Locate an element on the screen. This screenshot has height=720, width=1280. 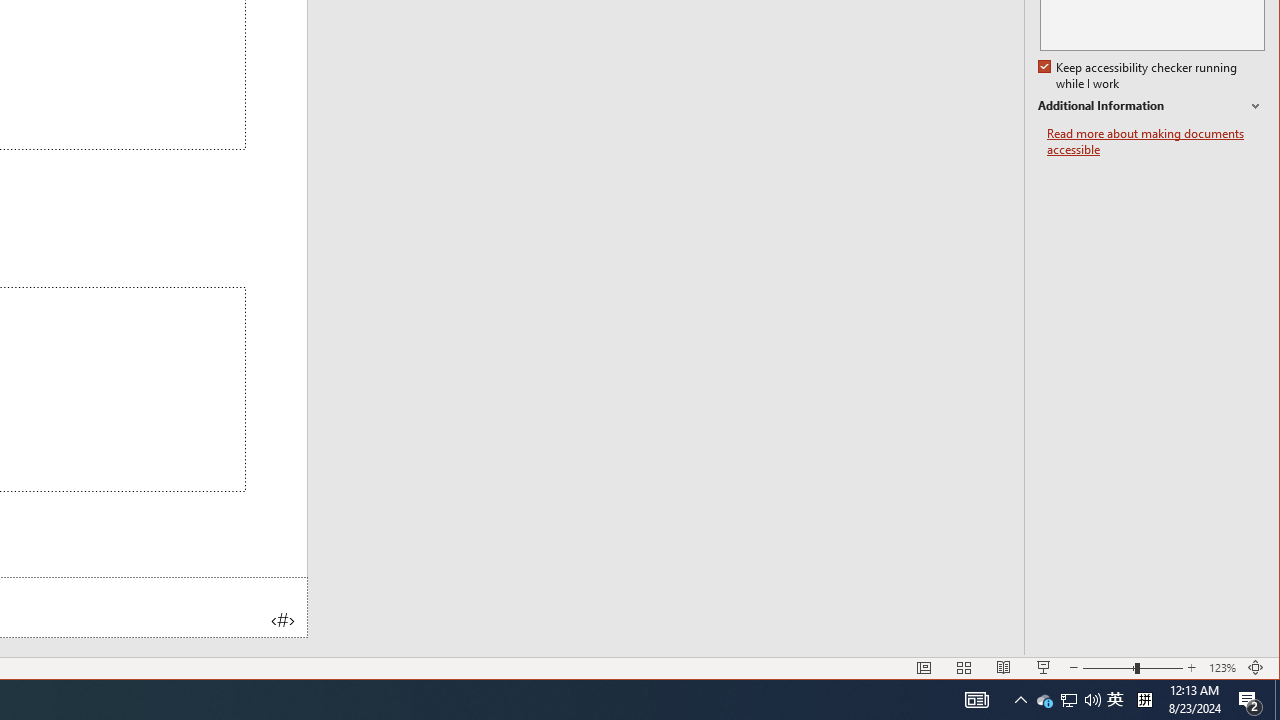
'AutomationID: 4105' is located at coordinates (977, 698).